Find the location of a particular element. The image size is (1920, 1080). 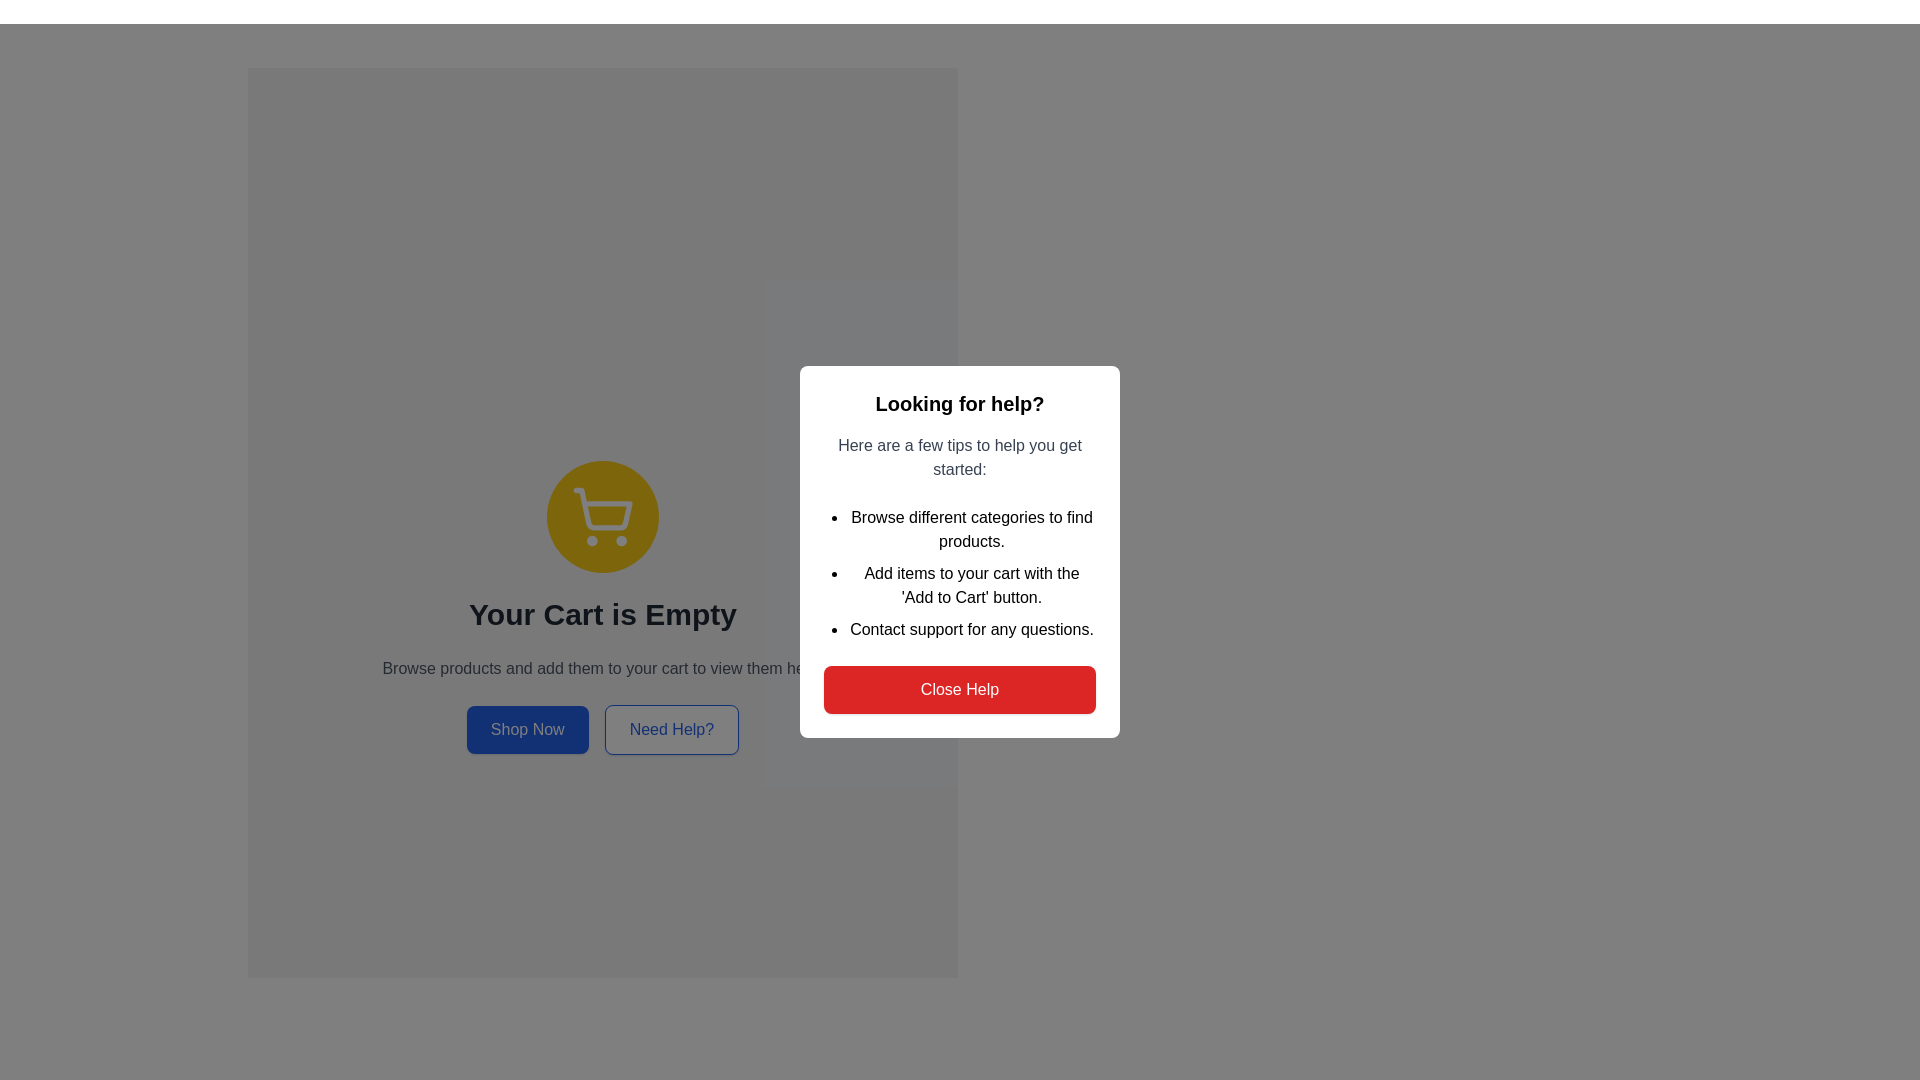

the unordered list with bulleted items located in the middle section of the help panel, which provides guidance on browsing categories, adding items to the cart, and contacting support is located at coordinates (960, 574).